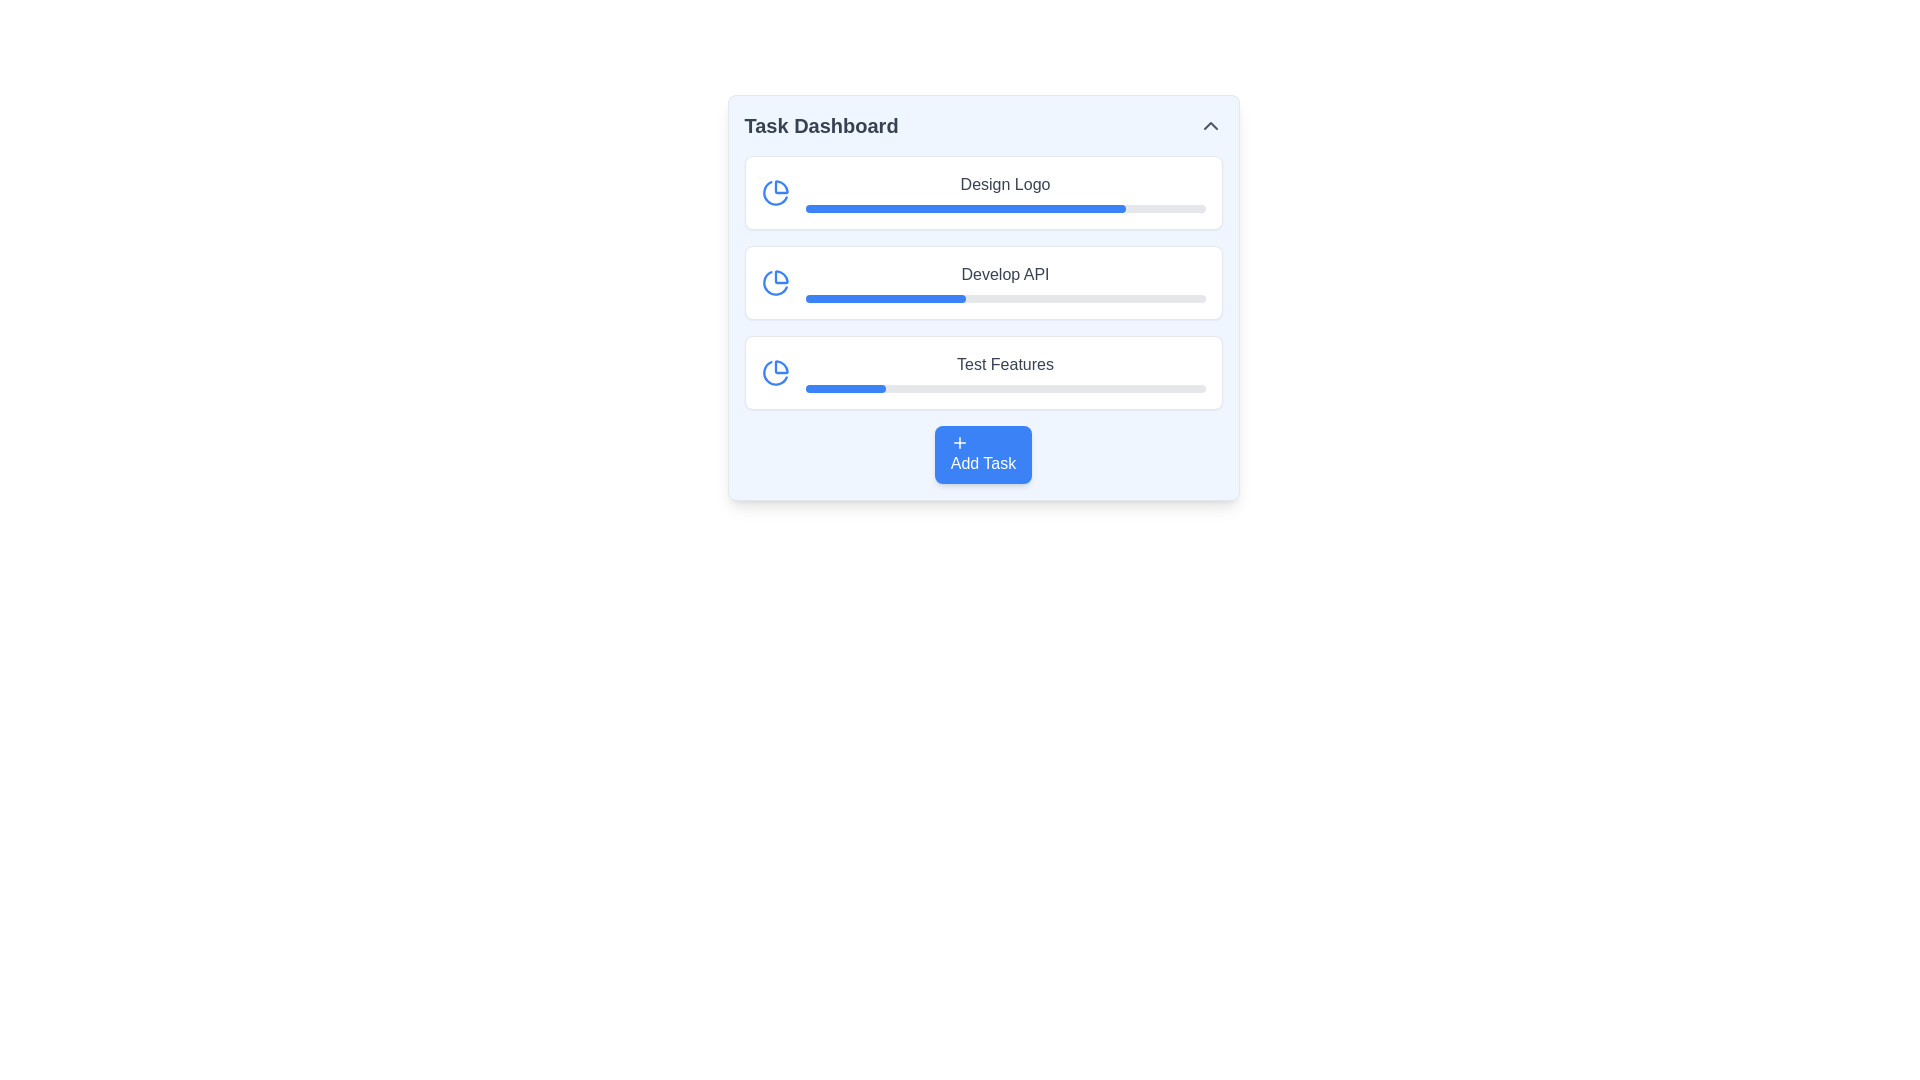 This screenshot has width=1920, height=1080. Describe the element at coordinates (983, 282) in the screenshot. I see `the second task item card titled 'Develop API' in the Task Dashboard section` at that location.